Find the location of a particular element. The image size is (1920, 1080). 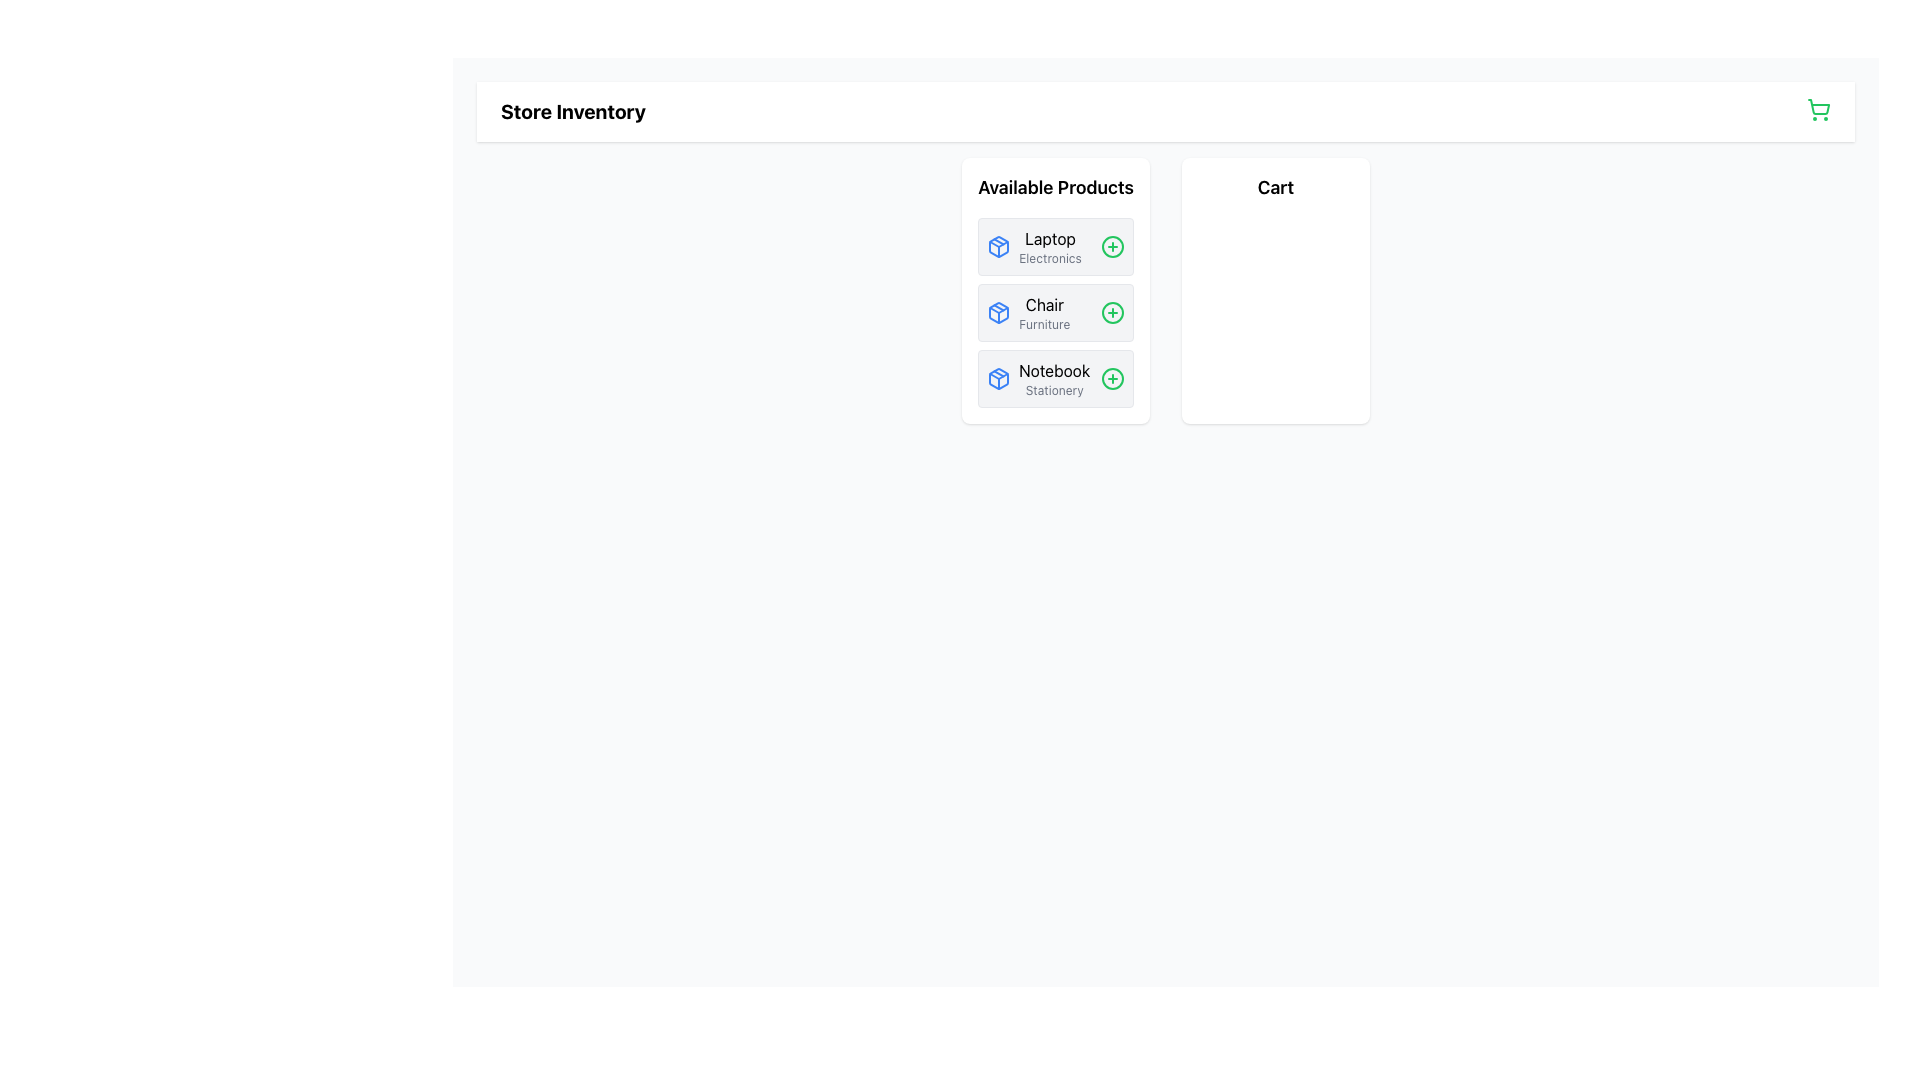

the 'Laptop' text label in the 'Available Products' section, located between a blue square icon and a green circular '+' icon is located at coordinates (1049, 245).